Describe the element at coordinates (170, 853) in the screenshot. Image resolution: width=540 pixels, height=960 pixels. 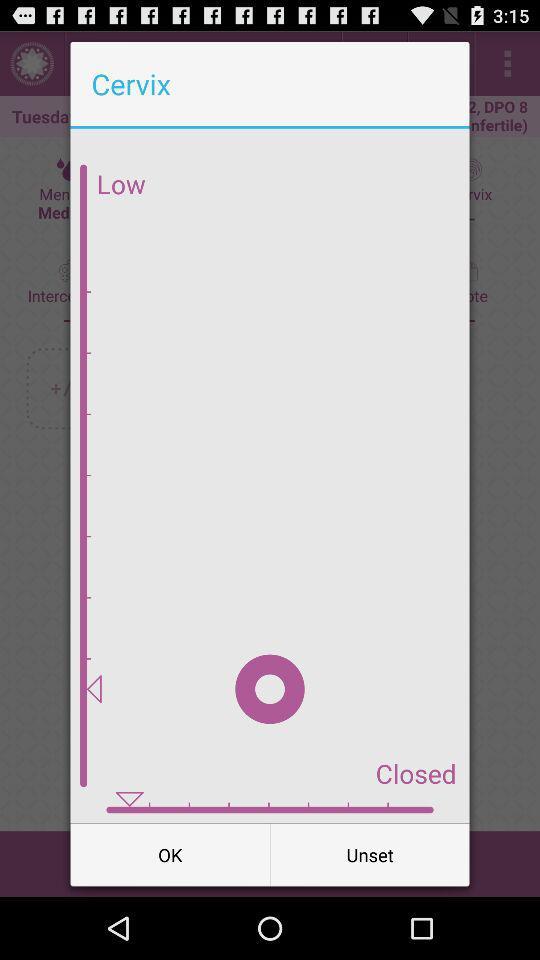
I see `button at the bottom left corner` at that location.